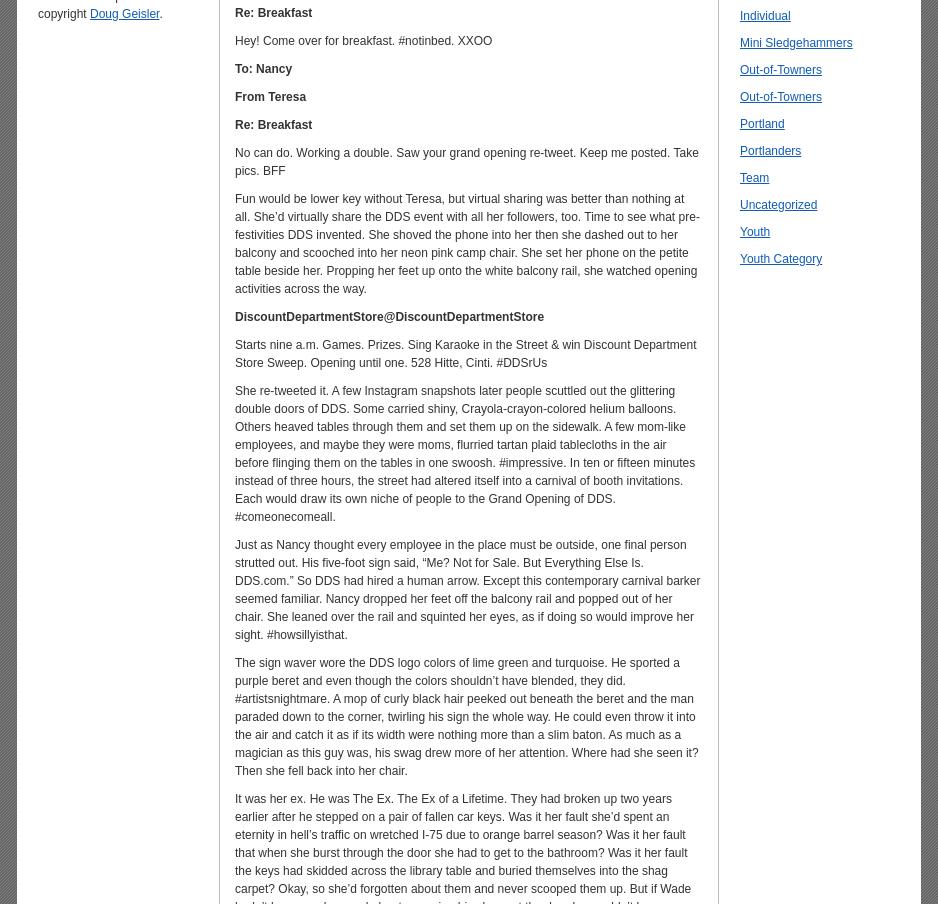 This screenshot has width=938, height=904. I want to click on 'Youth Category', so click(779, 257).